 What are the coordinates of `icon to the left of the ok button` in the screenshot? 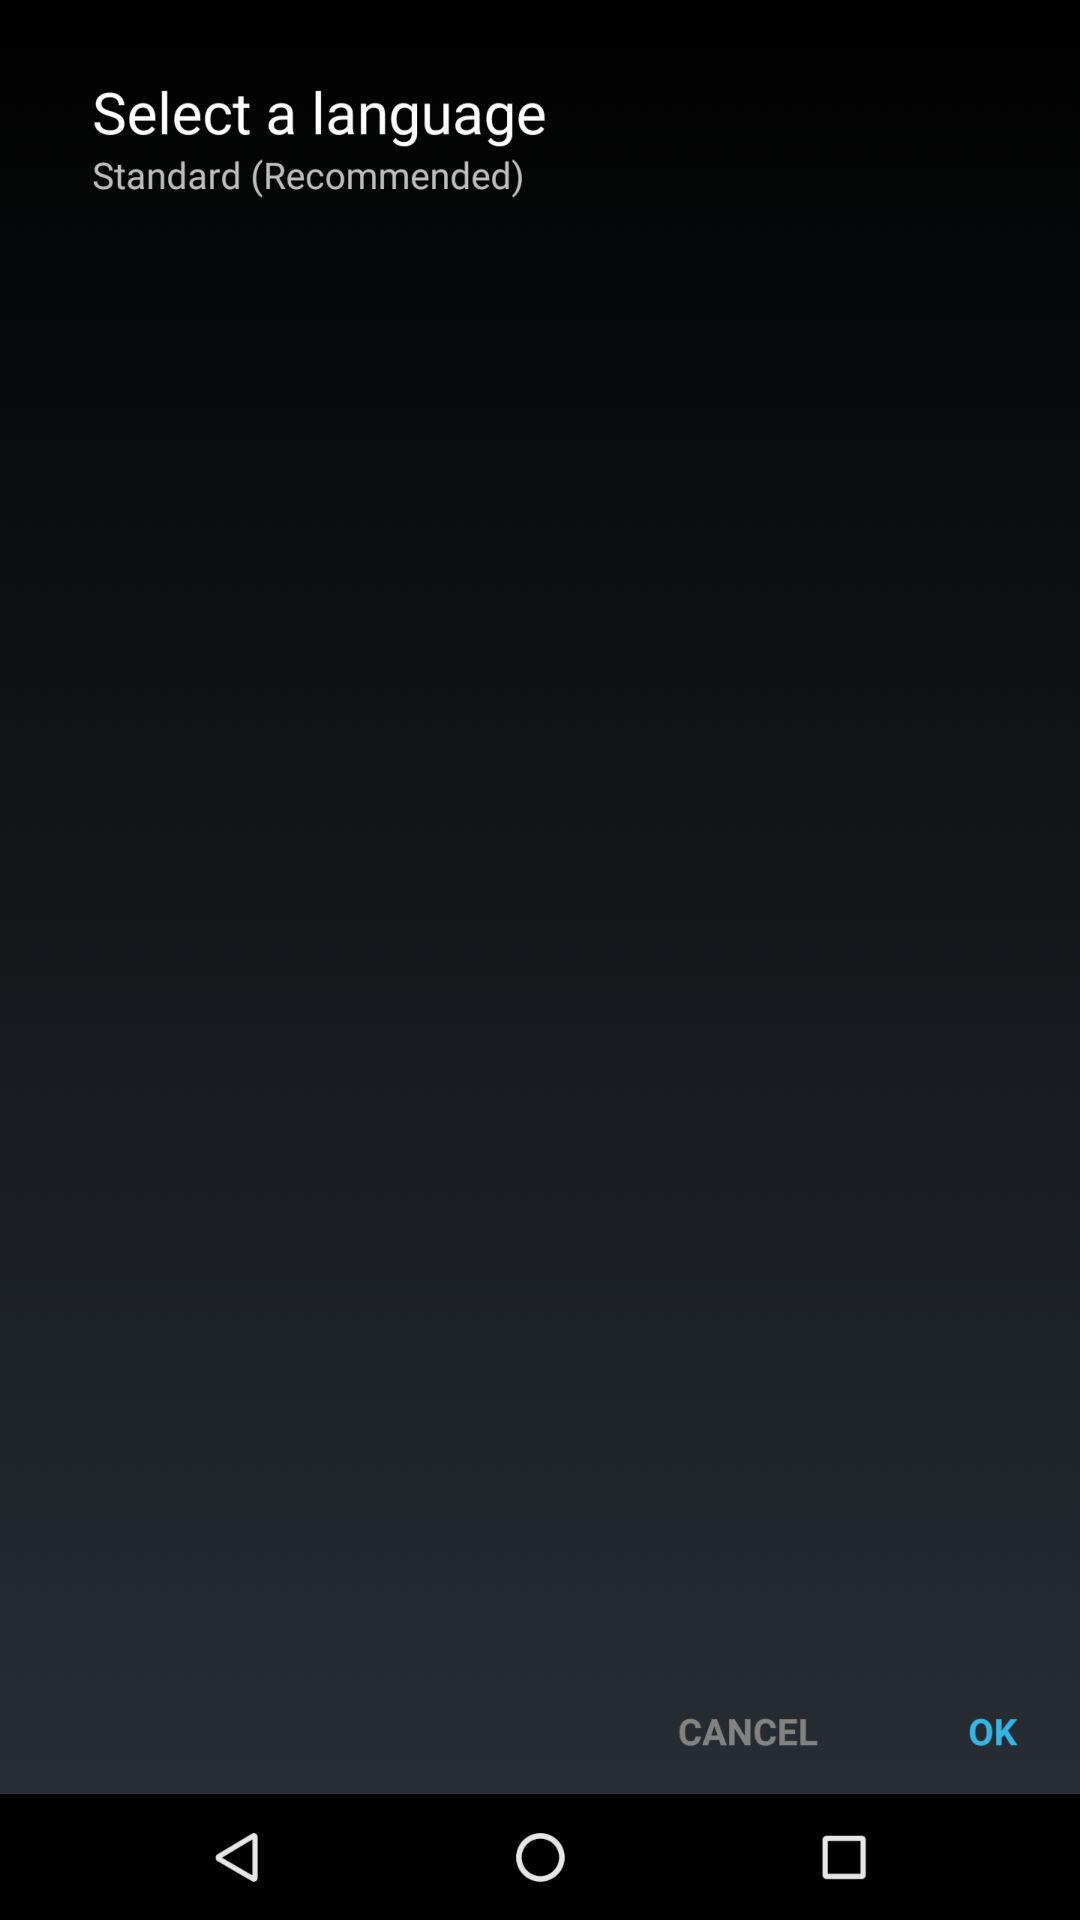 It's located at (747, 1730).